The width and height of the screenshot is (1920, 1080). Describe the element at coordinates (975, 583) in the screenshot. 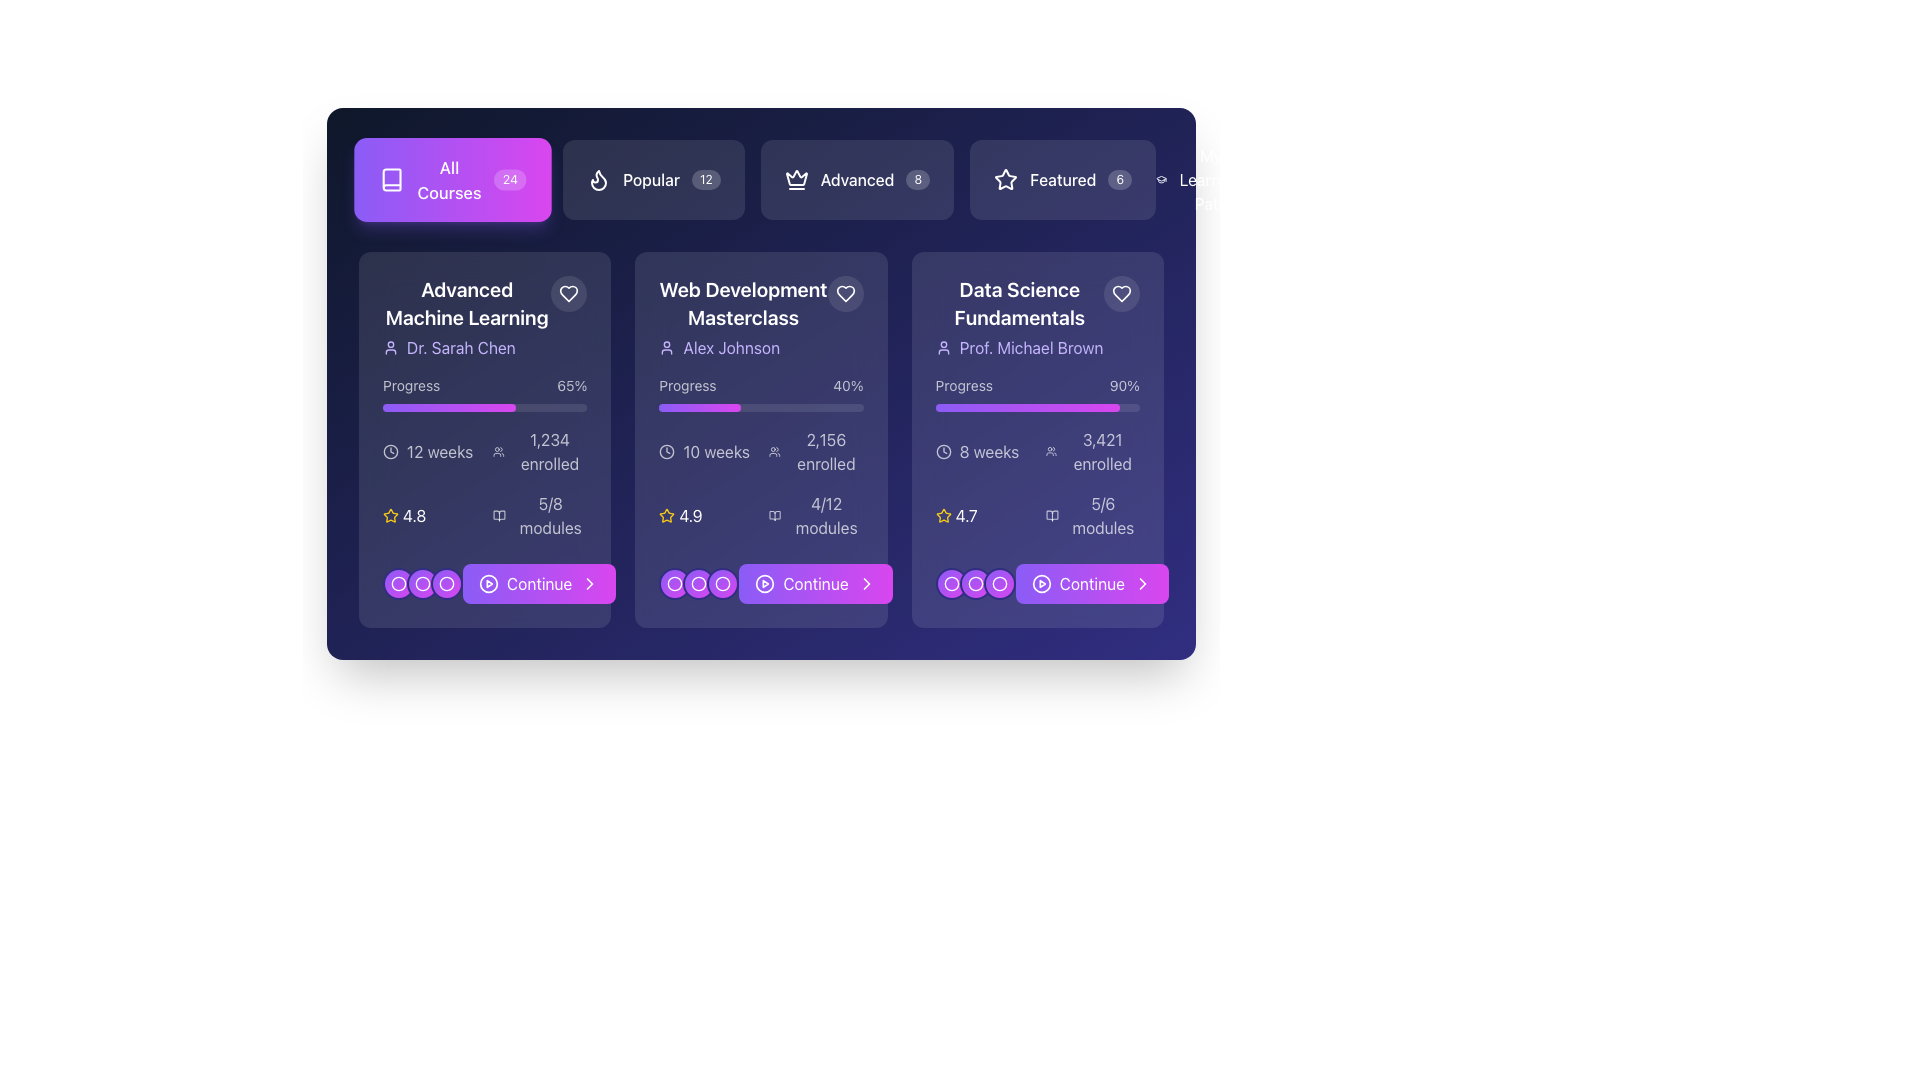

I see `the purple gradient circle icon at the bottom center of the 'Data Science Fundamentals' card` at that location.